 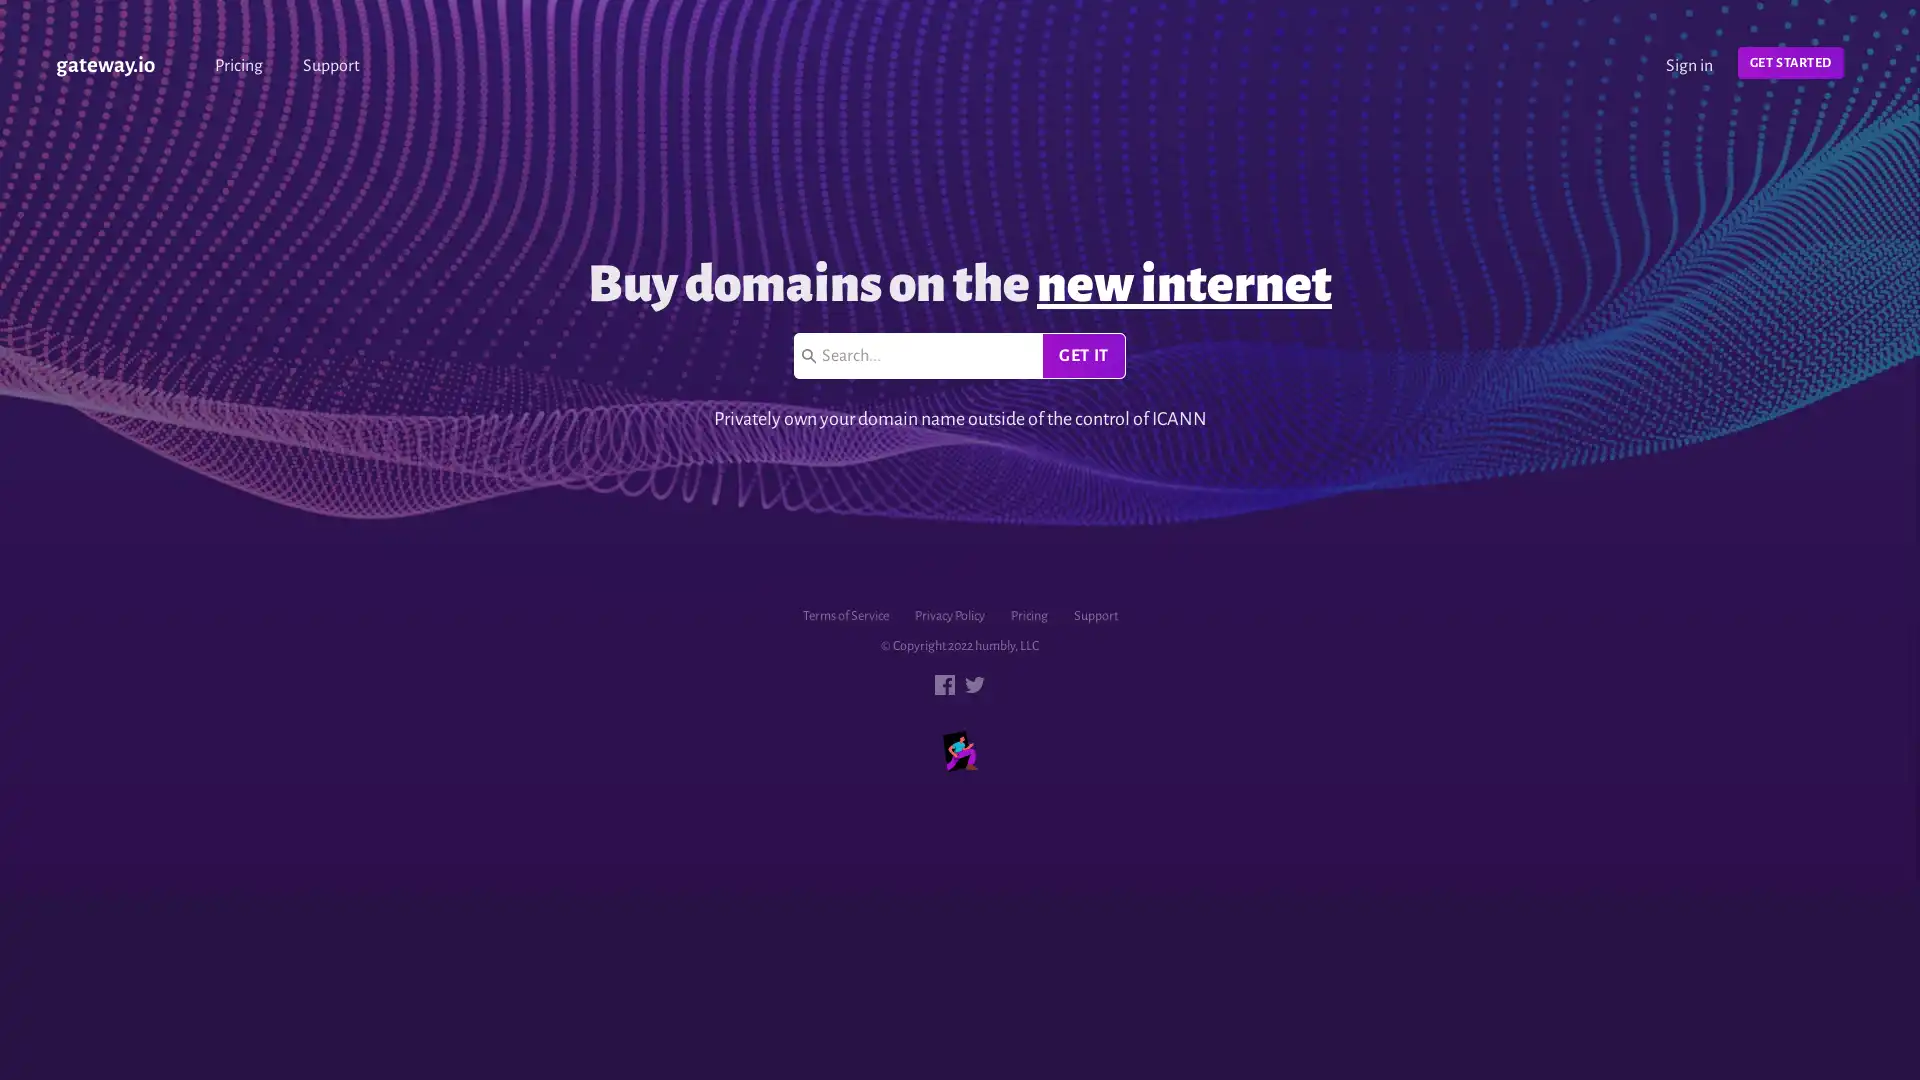 I want to click on GET IT, so click(x=1082, y=354).